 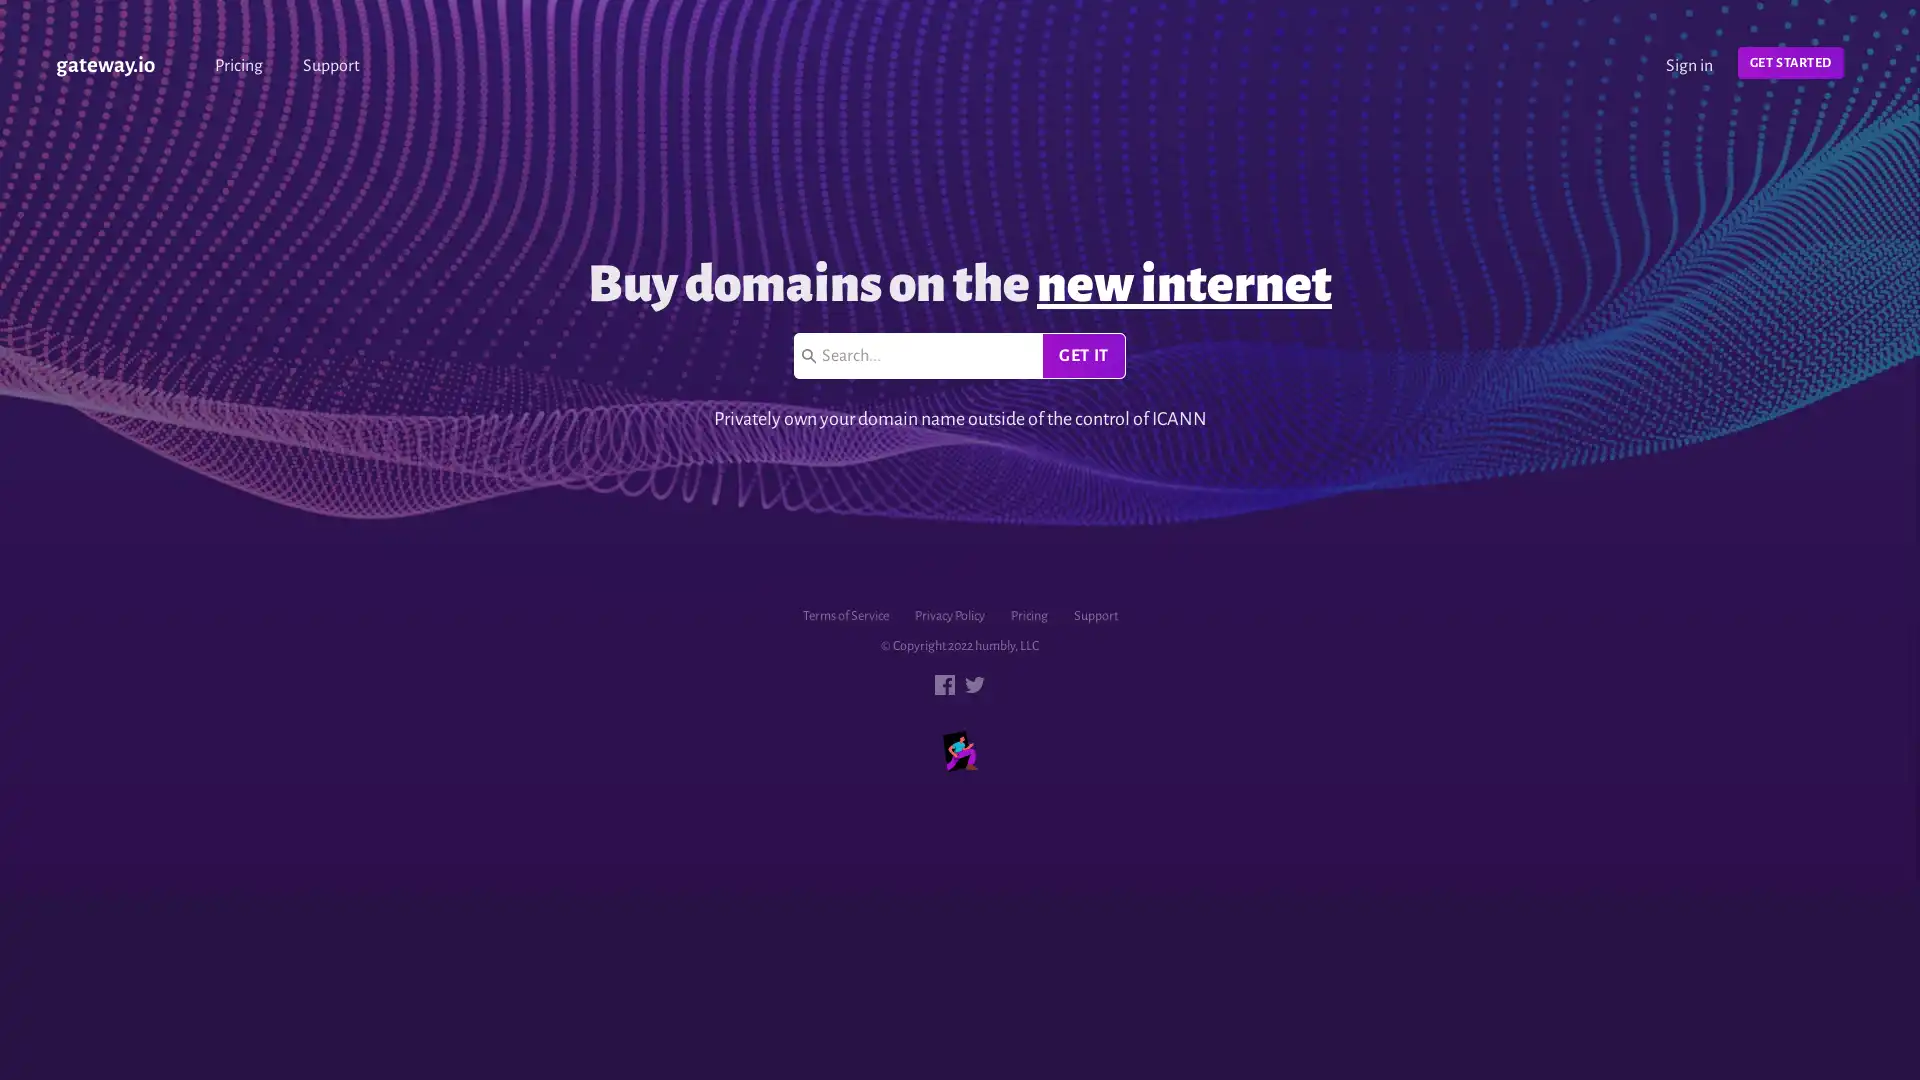 I want to click on GET IT, so click(x=1082, y=354).